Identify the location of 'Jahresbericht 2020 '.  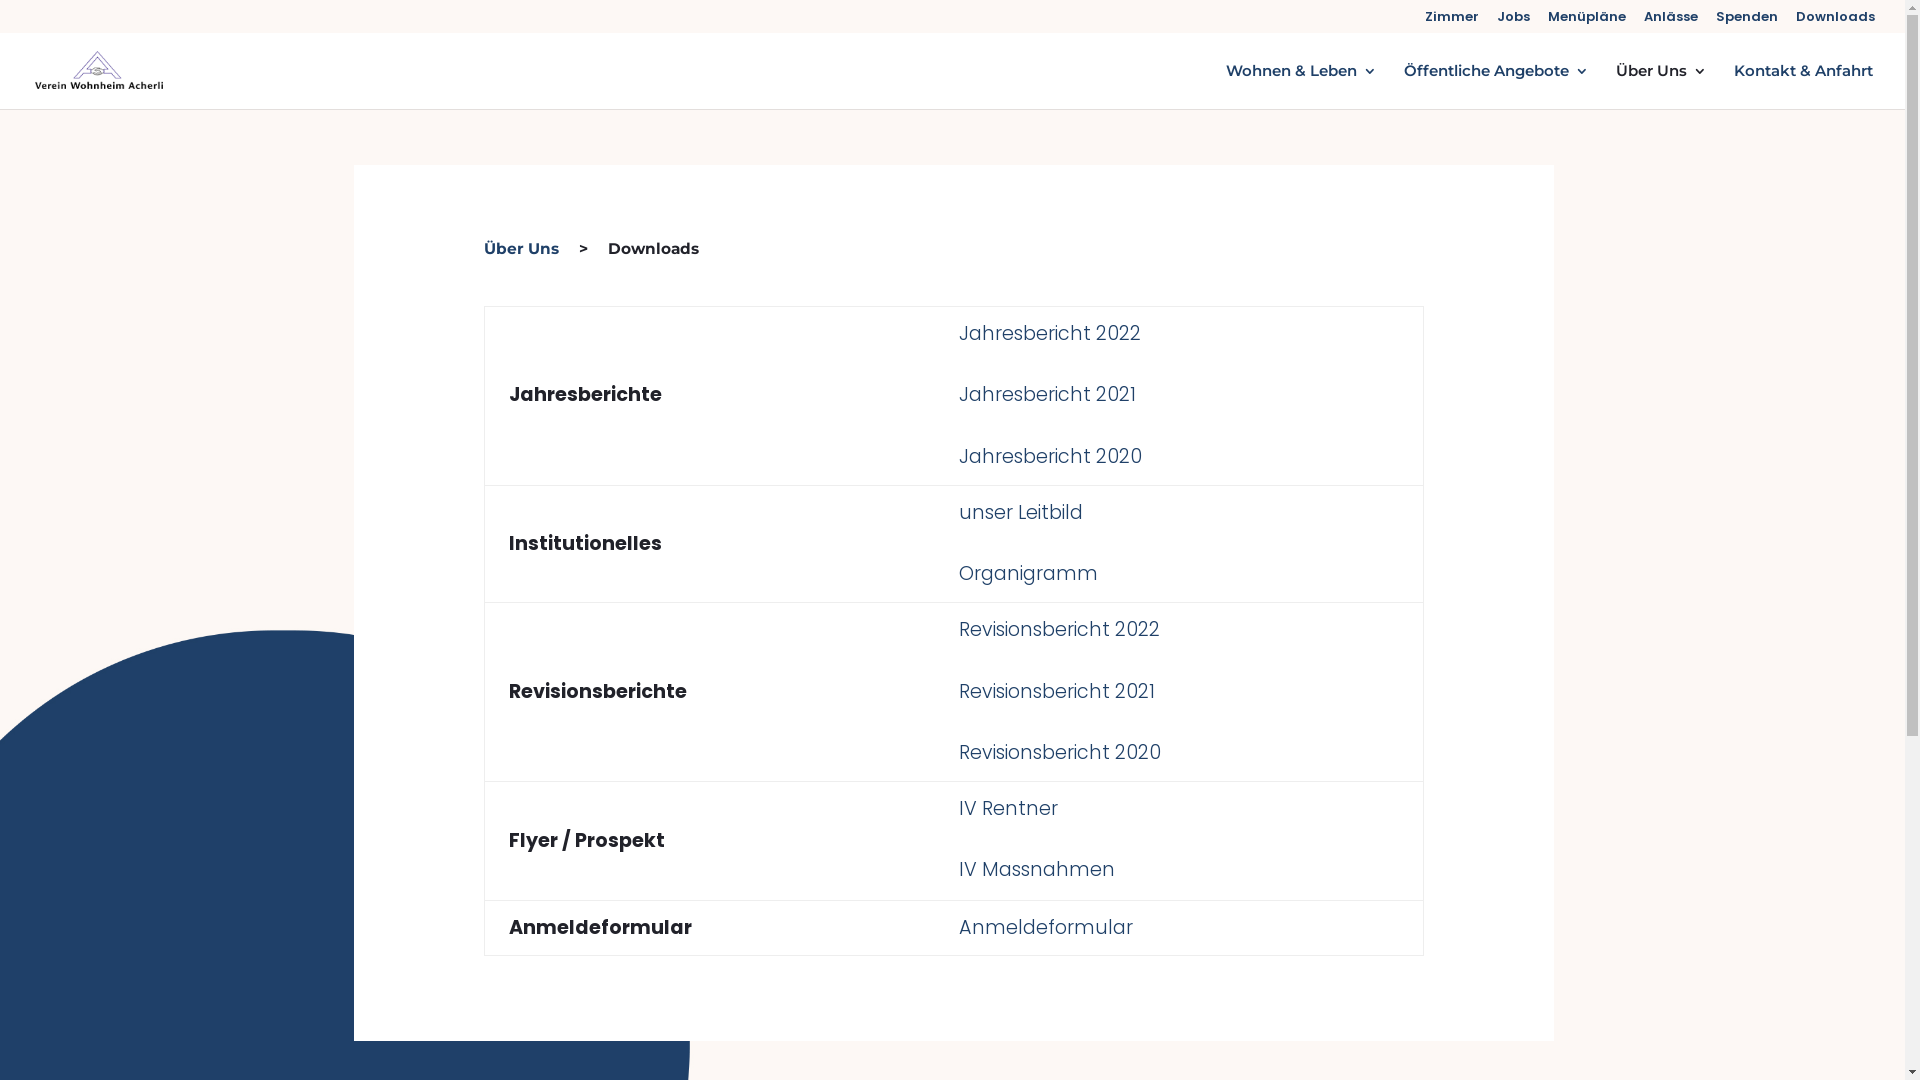
(1051, 456).